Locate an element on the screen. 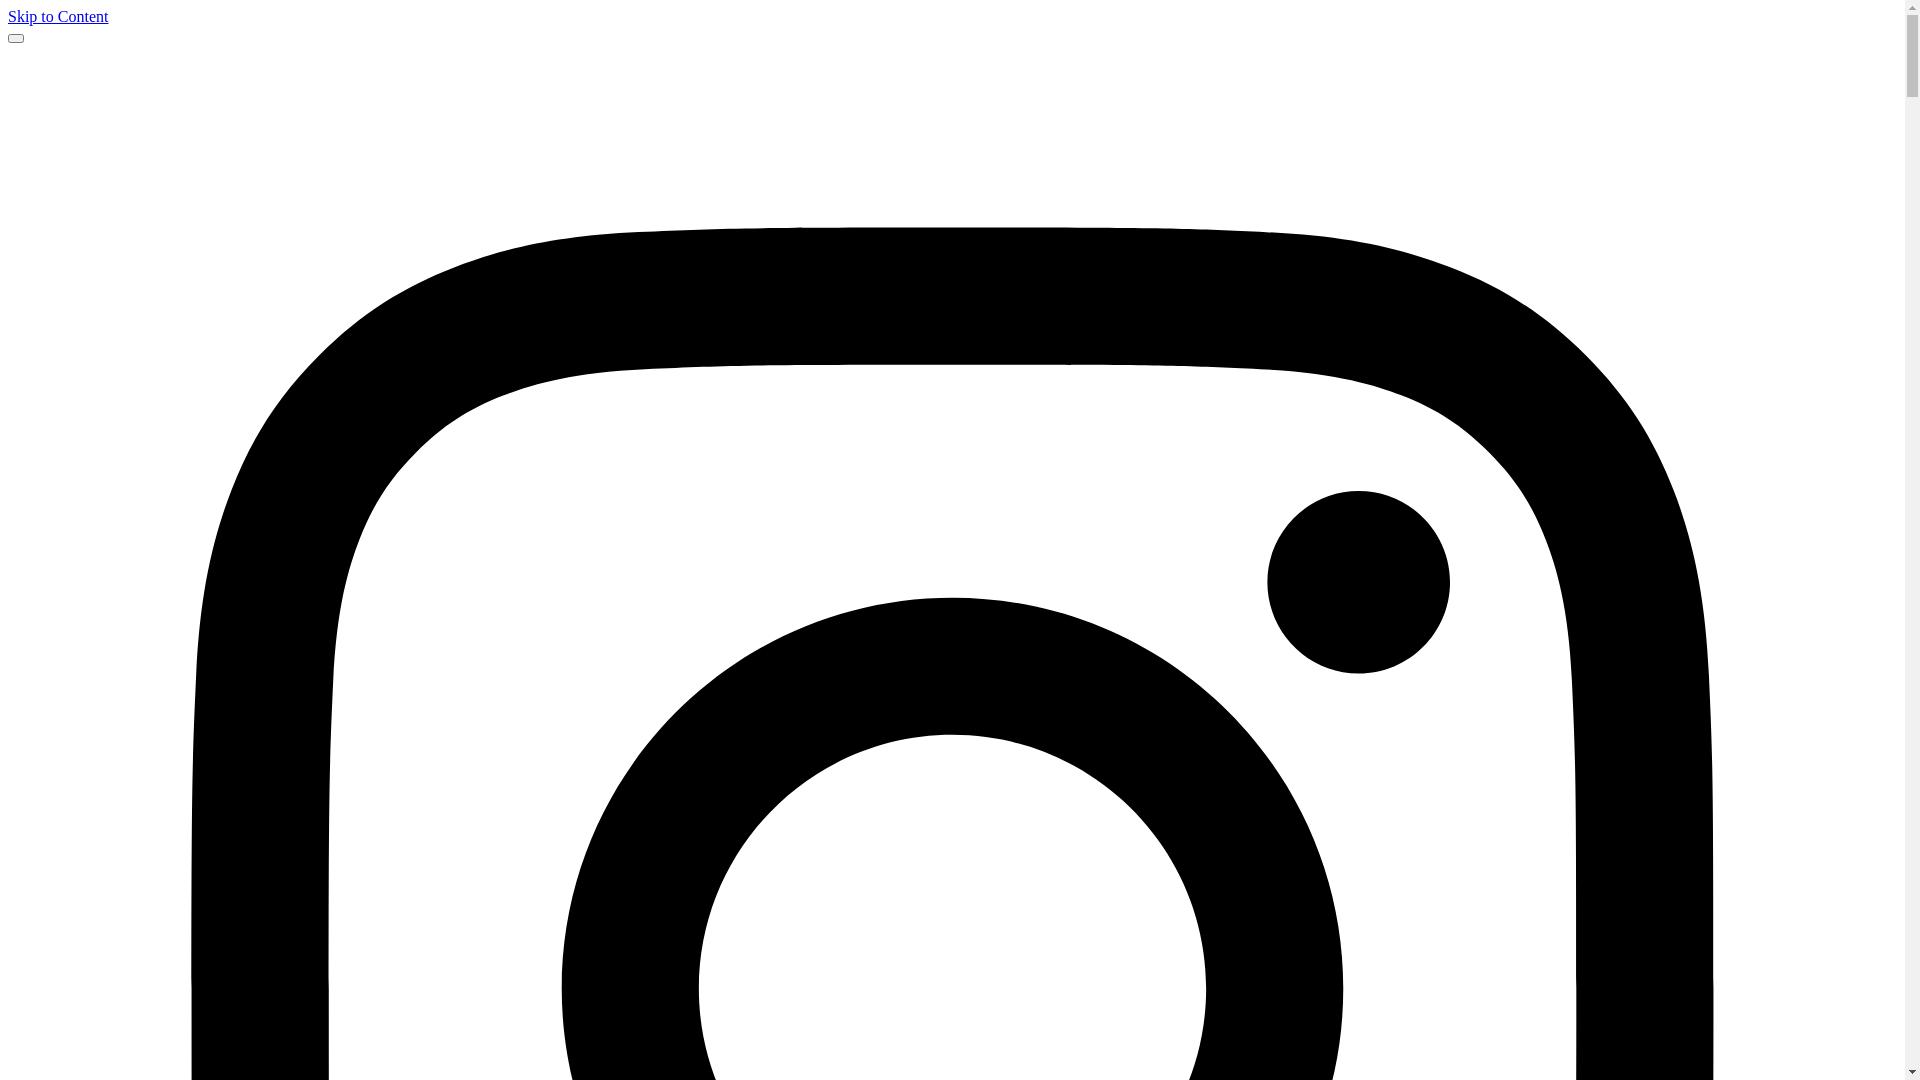 The width and height of the screenshot is (1920, 1080). 'Skip to Content' is located at coordinates (57, 16).